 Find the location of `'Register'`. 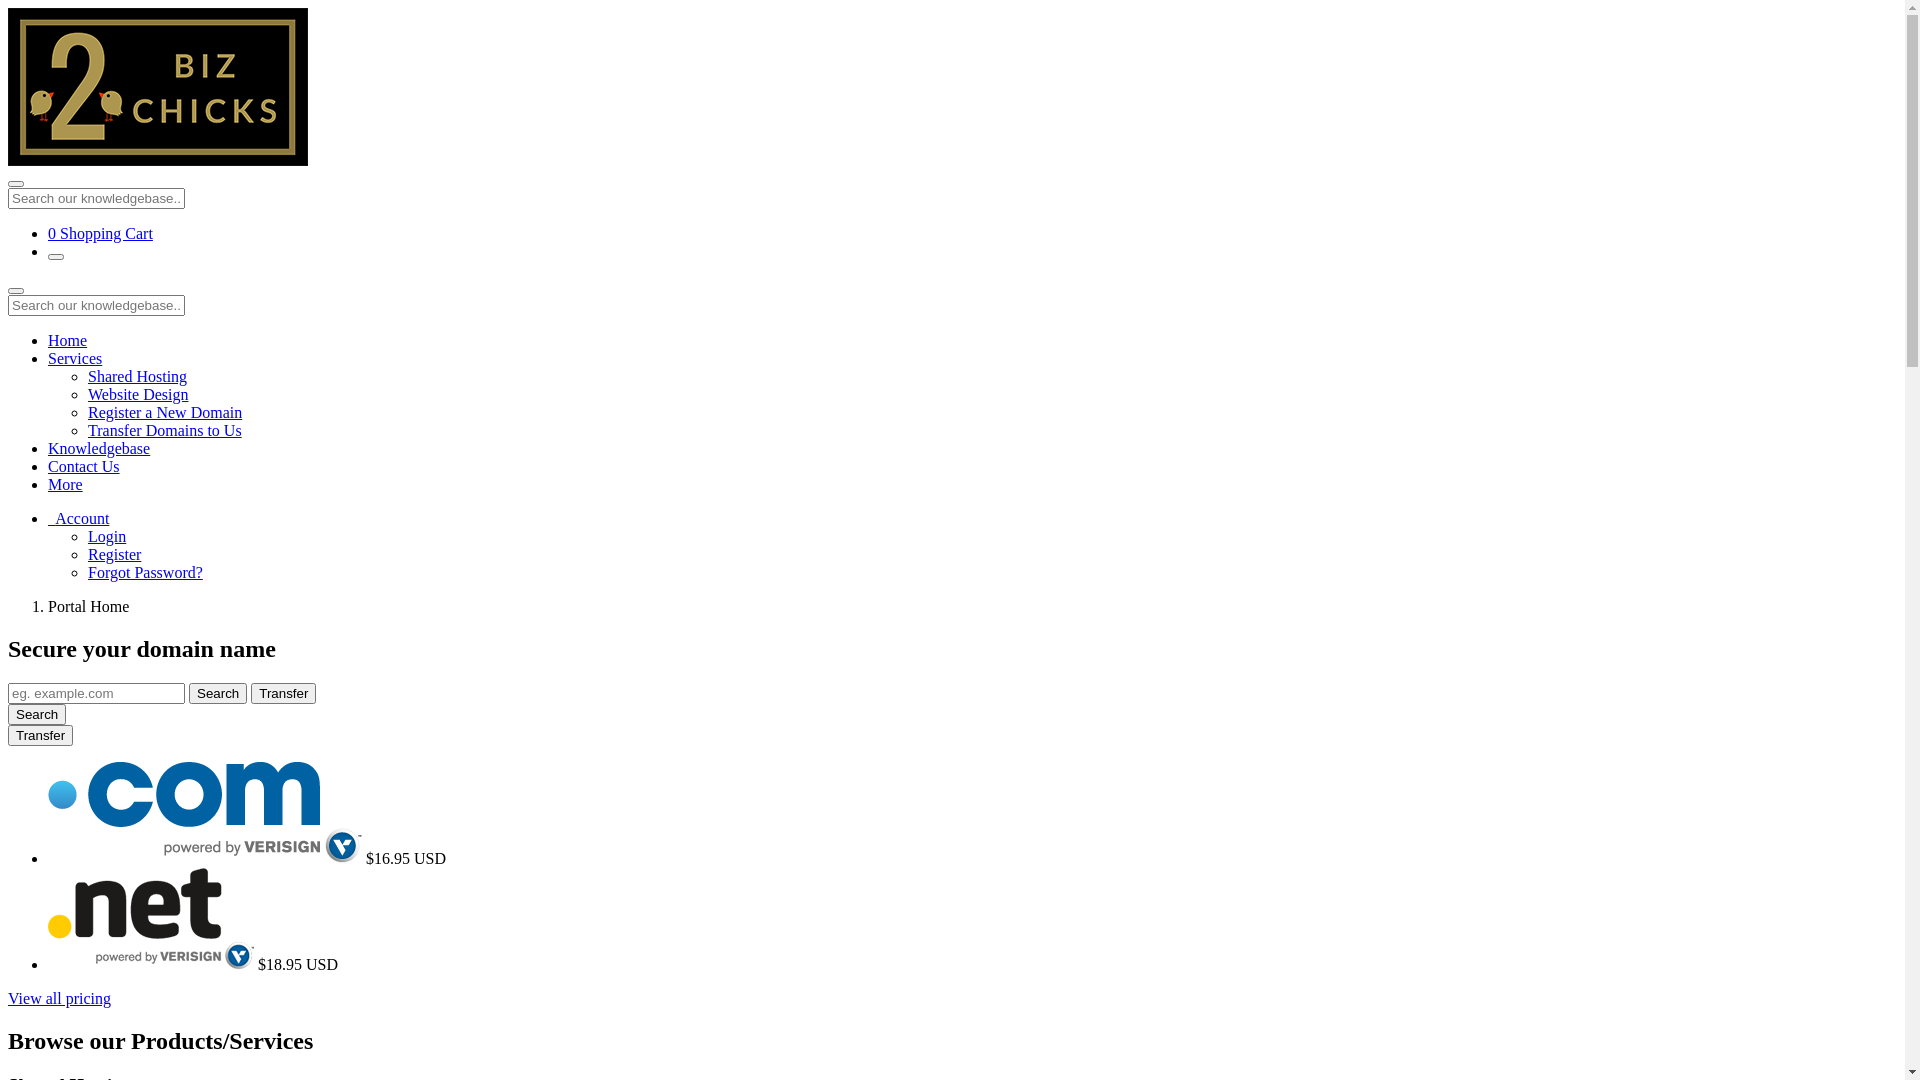

'Register' is located at coordinates (86, 554).